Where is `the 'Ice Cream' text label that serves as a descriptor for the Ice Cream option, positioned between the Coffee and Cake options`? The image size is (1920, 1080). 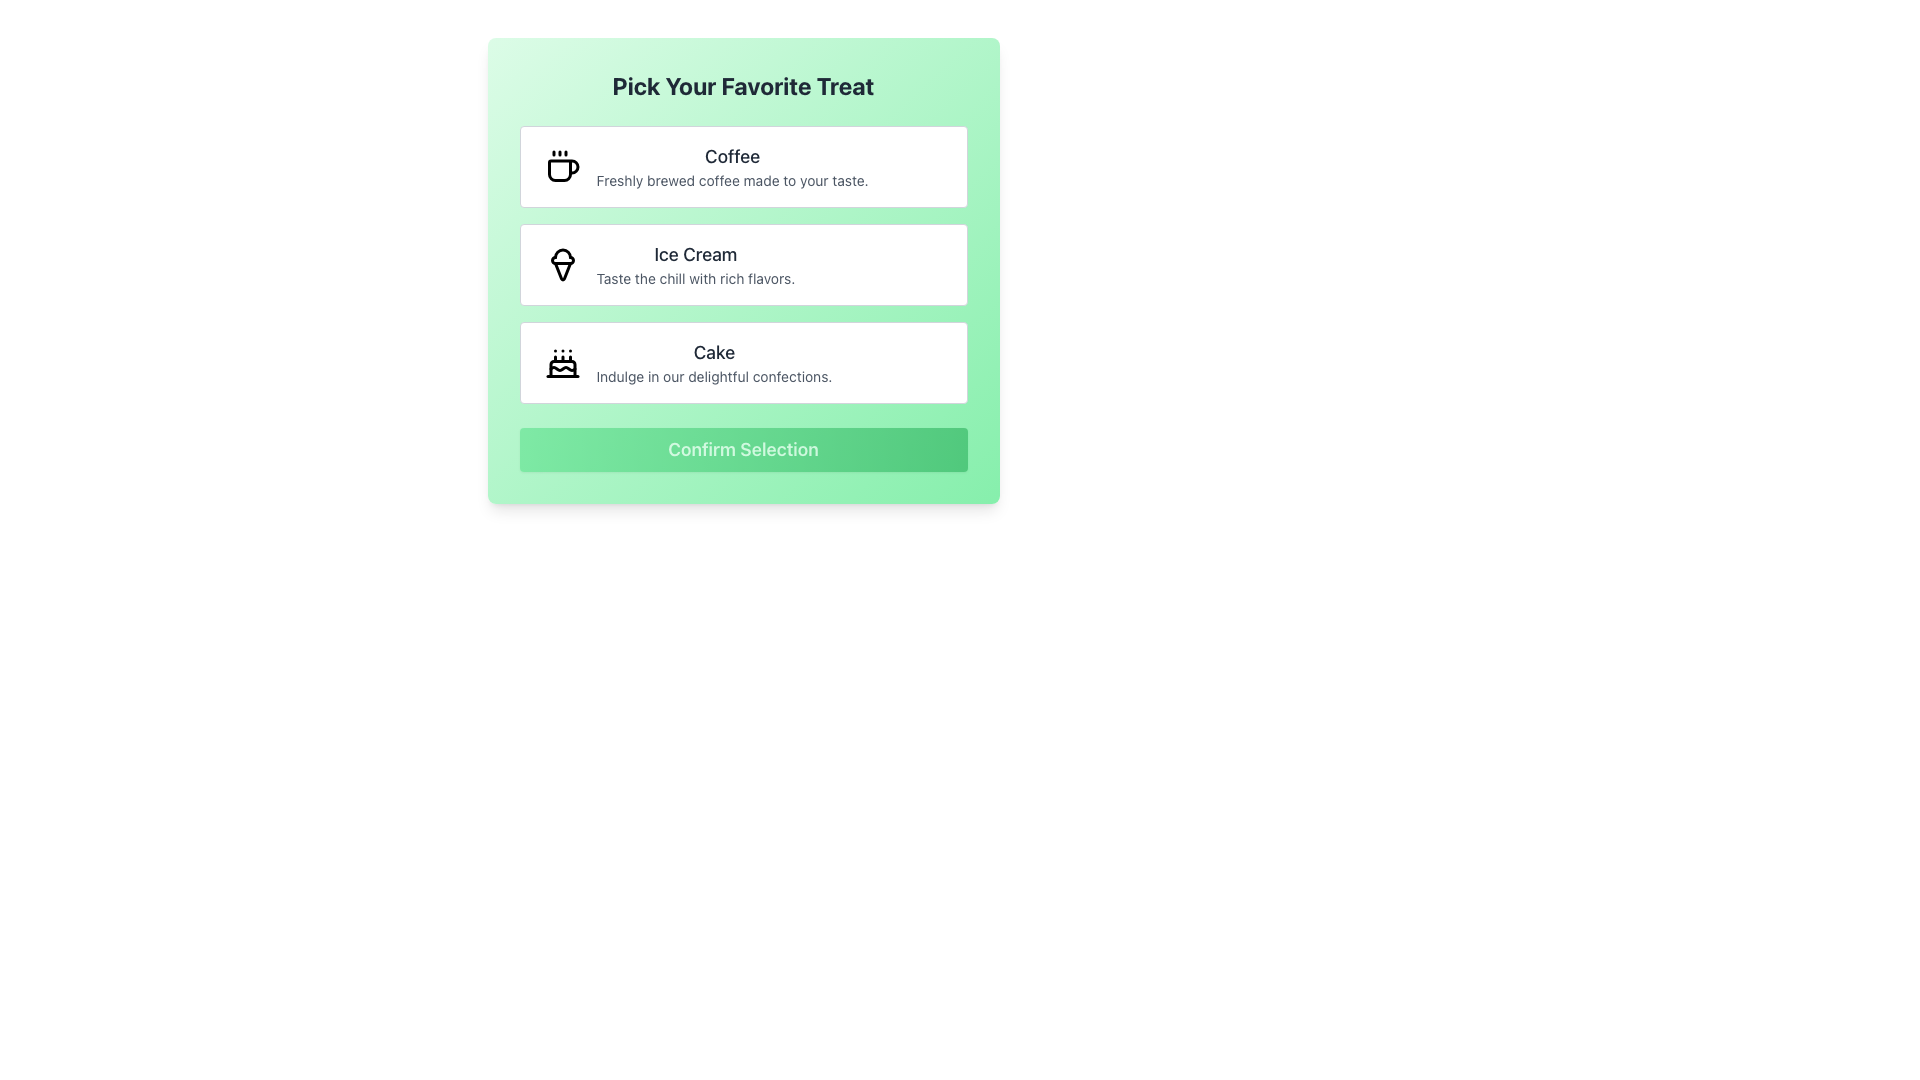
the 'Ice Cream' text label that serves as a descriptor for the Ice Cream option, positioned between the Coffee and Cake options is located at coordinates (695, 264).